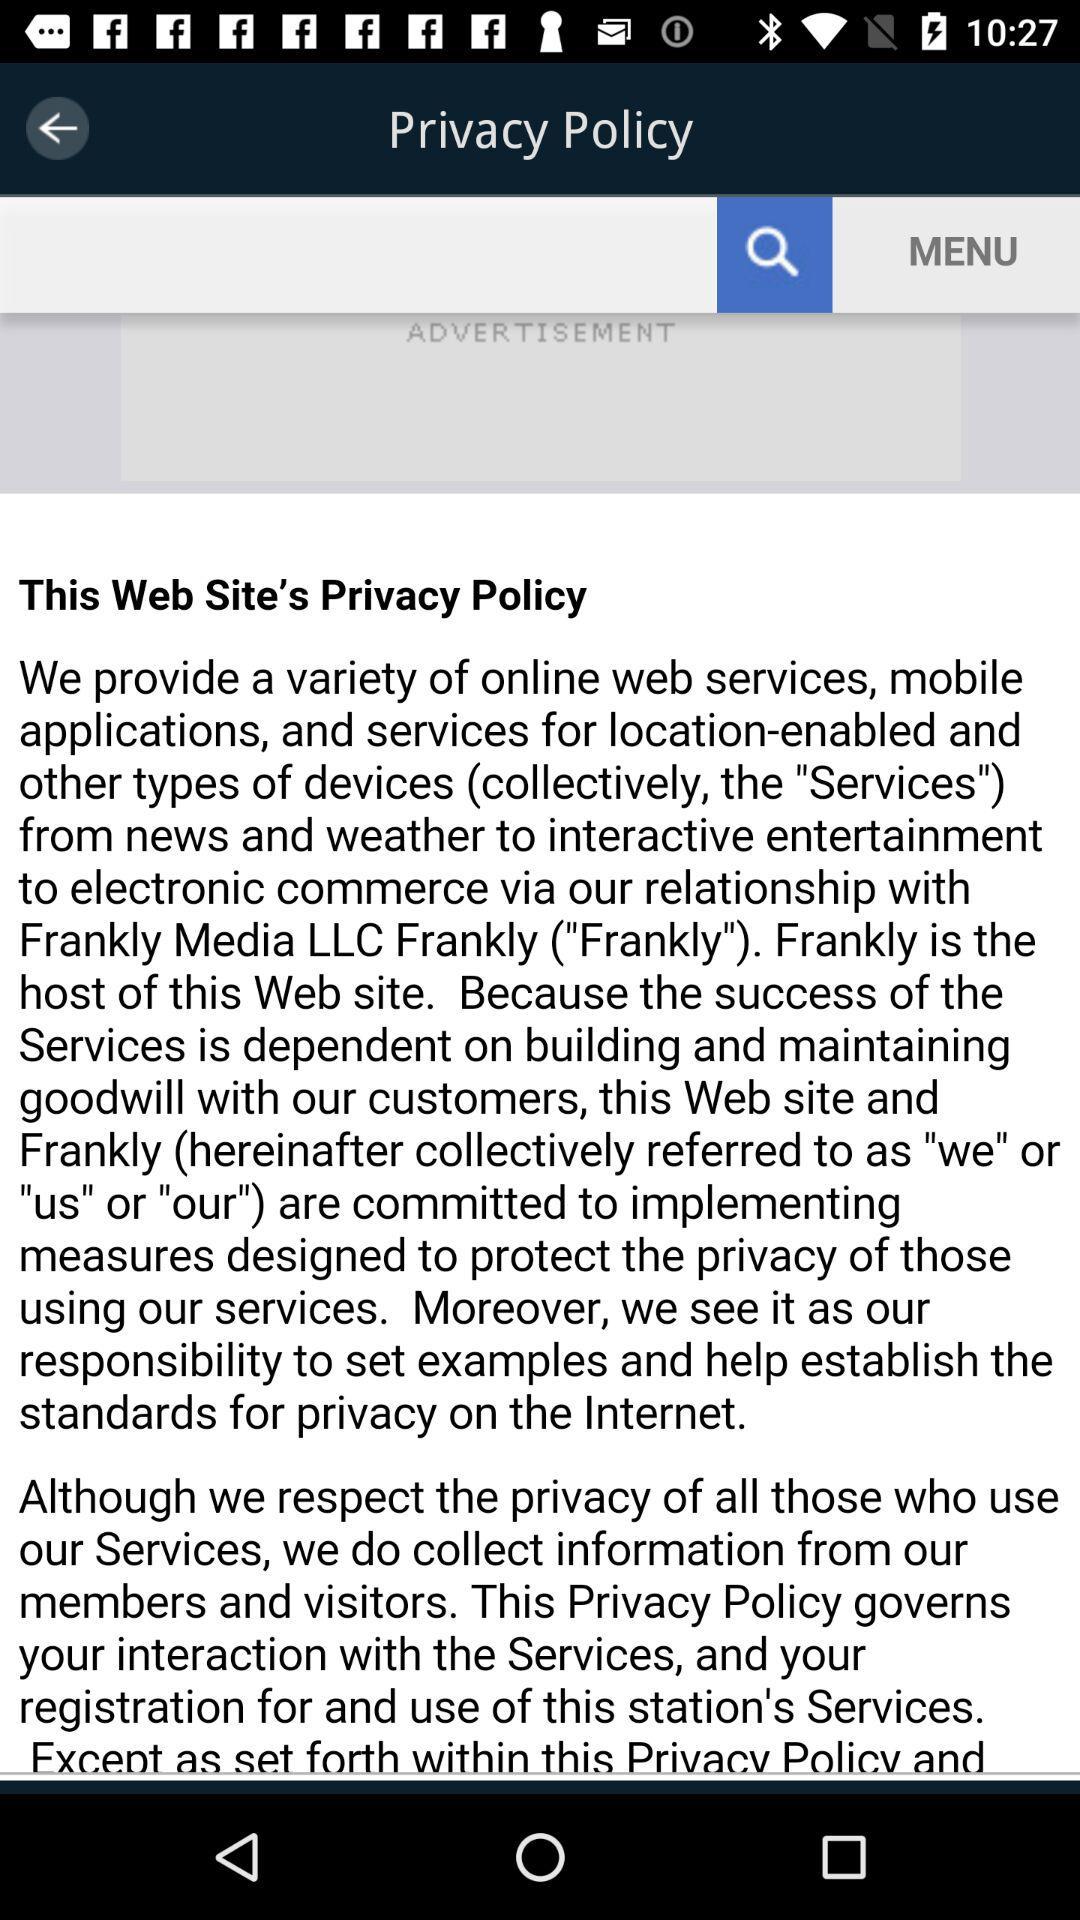  Describe the element at coordinates (56, 127) in the screenshot. I see `the arrow_backward icon` at that location.